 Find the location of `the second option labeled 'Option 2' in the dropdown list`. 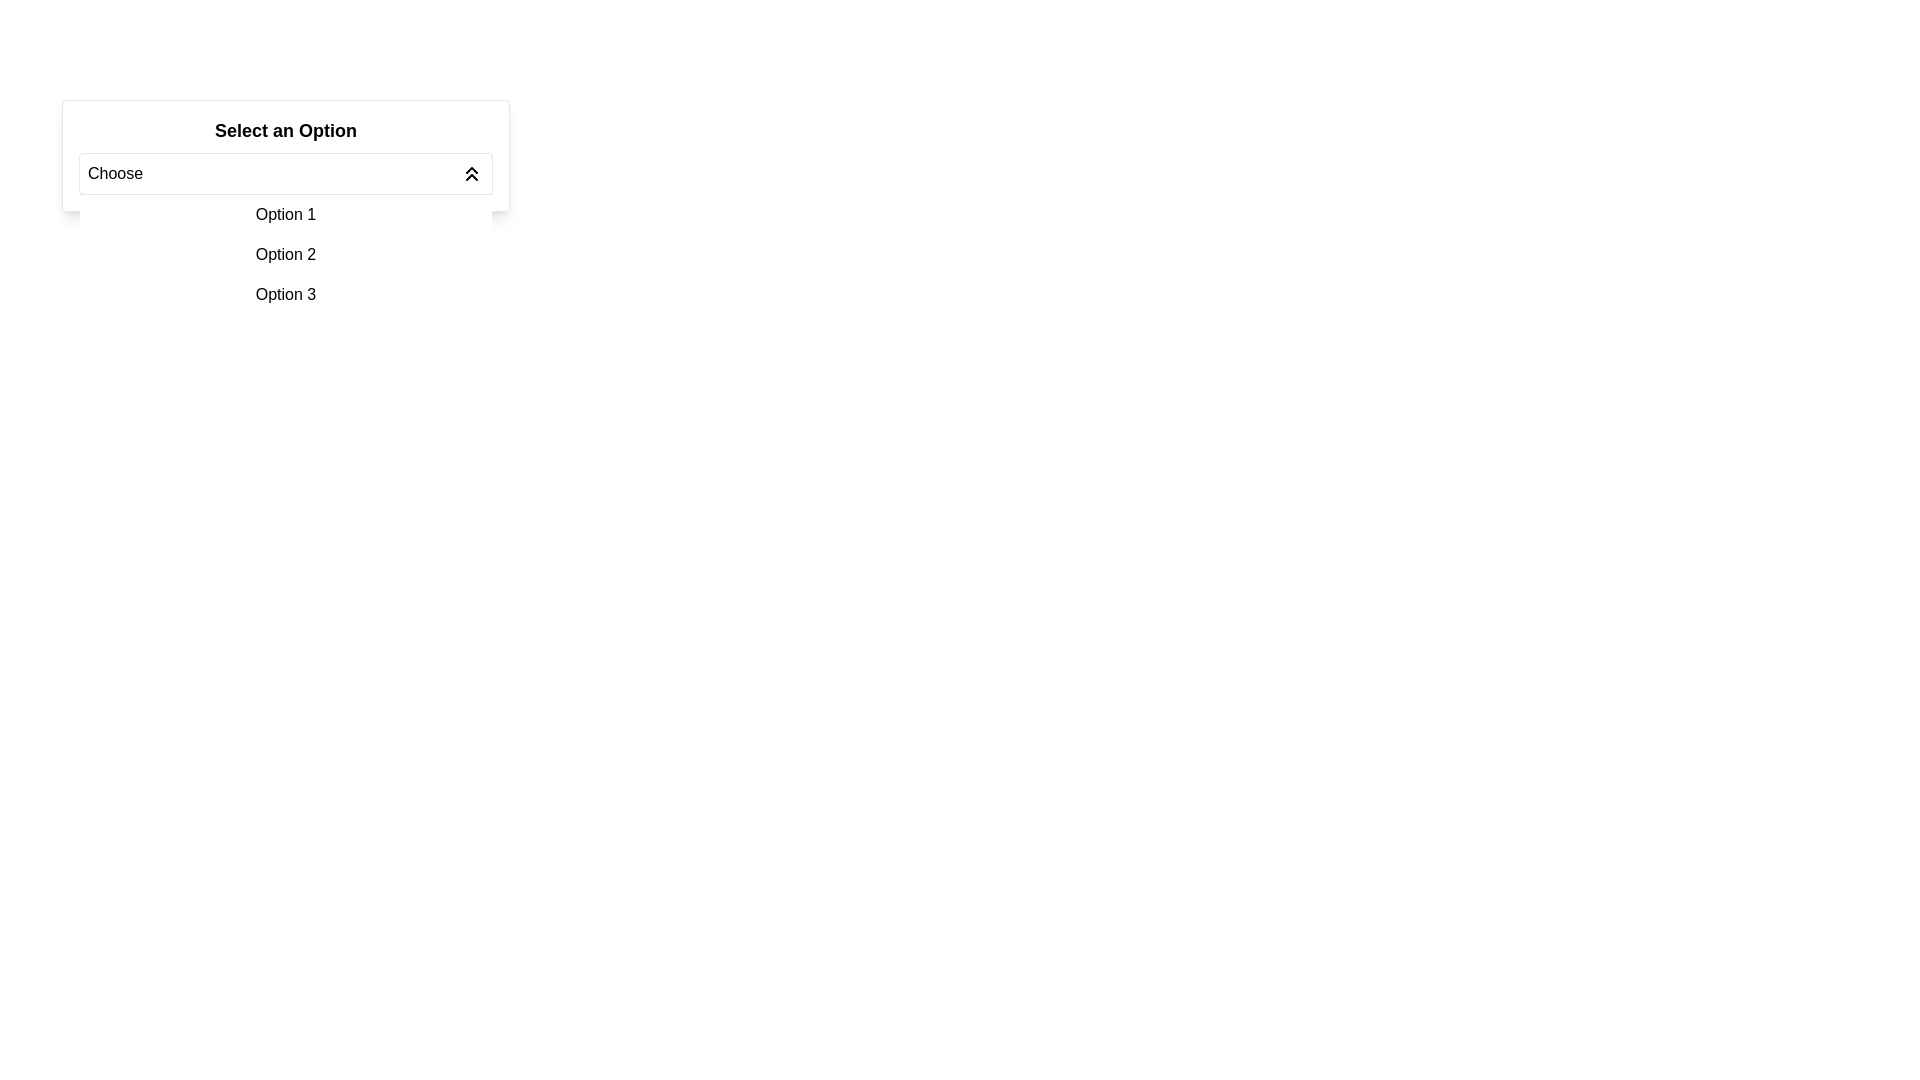

the second option labeled 'Option 2' in the dropdown list is located at coordinates (285, 253).